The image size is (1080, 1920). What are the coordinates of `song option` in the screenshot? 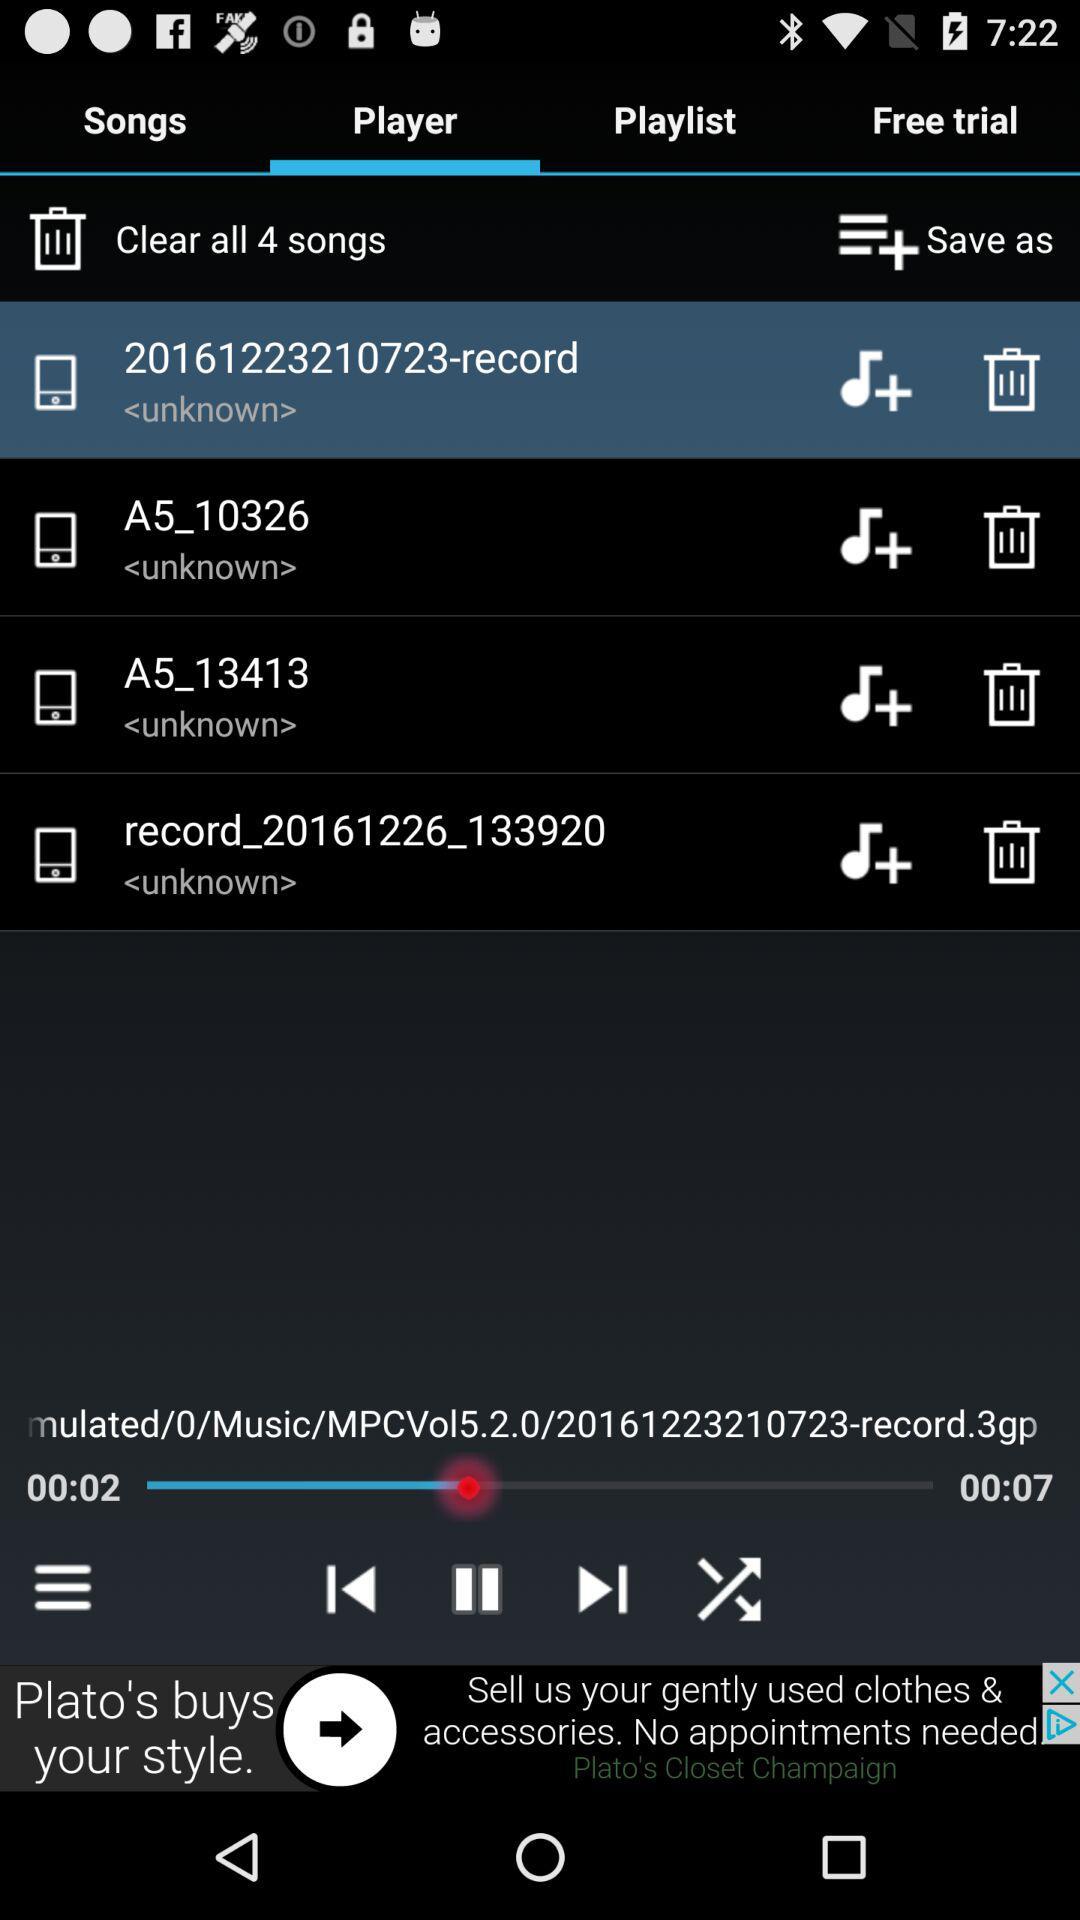 It's located at (890, 694).